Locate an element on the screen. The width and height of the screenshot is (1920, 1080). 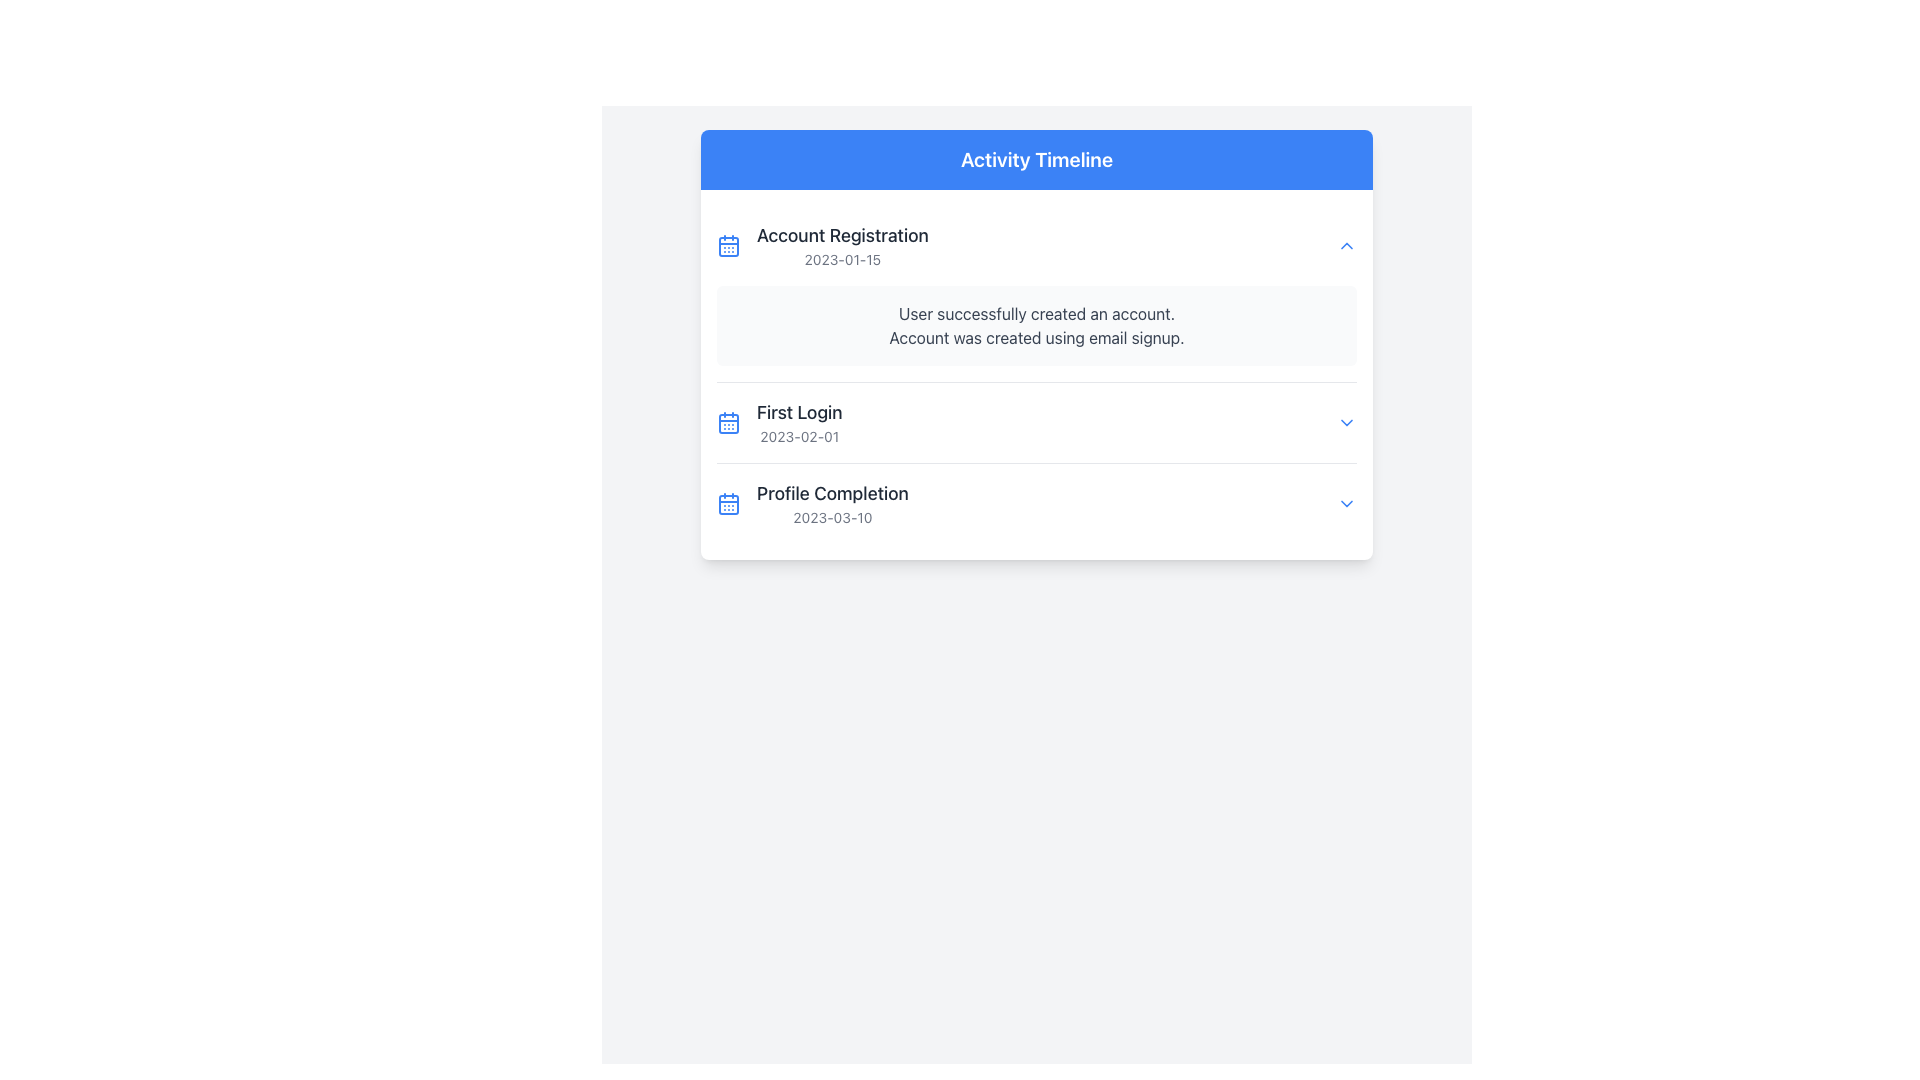
the static text element that confirms account creation, which is located in the 'Activity Timeline' panel under the 'Account Registration' section is located at coordinates (1036, 313).